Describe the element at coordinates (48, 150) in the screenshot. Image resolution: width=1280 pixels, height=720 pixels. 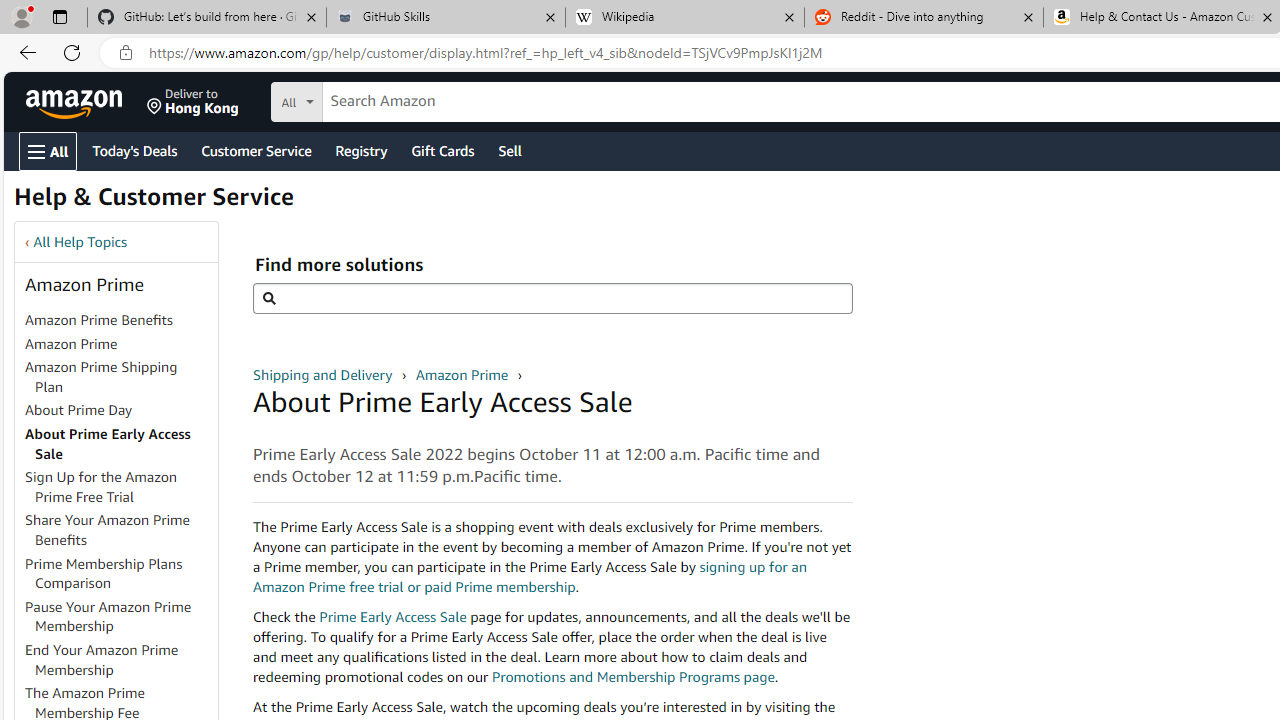
I see `'Open Menu'` at that location.